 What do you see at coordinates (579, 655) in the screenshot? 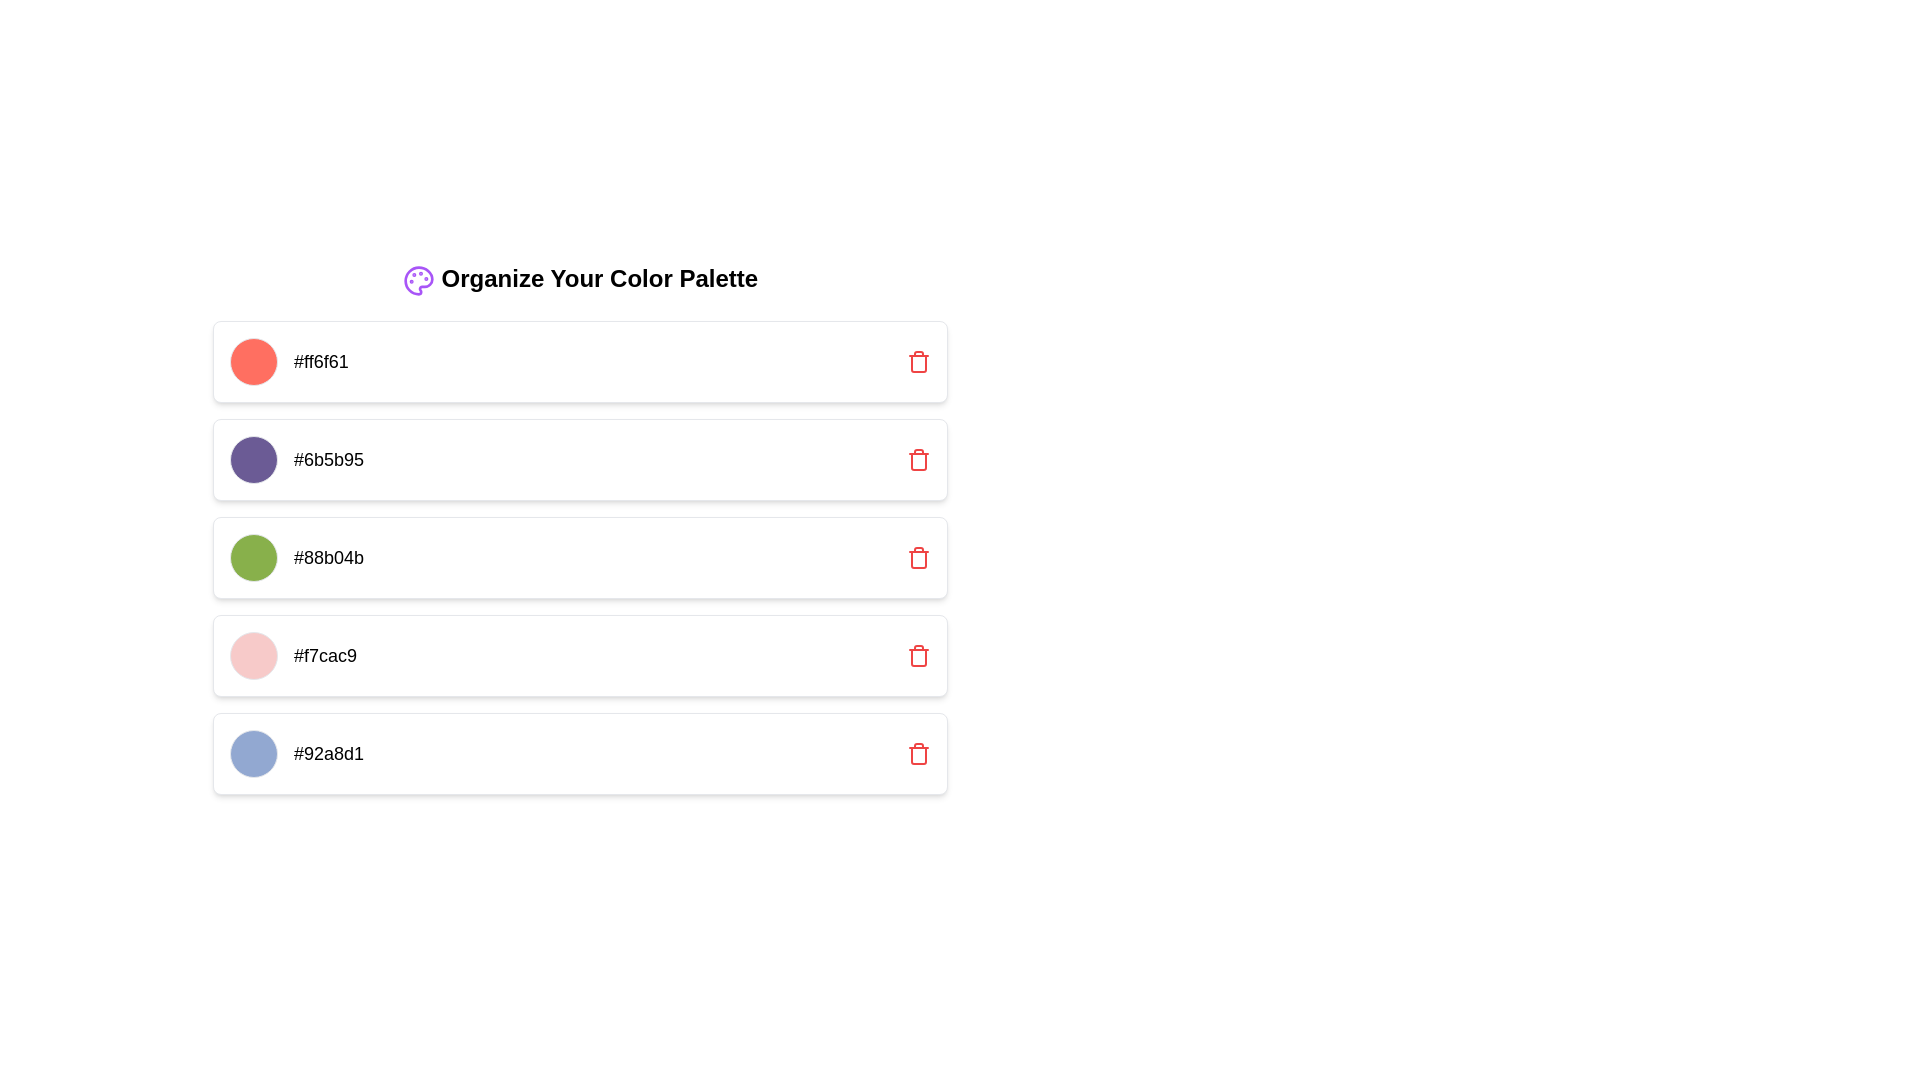
I see `the fourth color selection card, which contains a color display section, a text label, and a delete icon` at bounding box center [579, 655].